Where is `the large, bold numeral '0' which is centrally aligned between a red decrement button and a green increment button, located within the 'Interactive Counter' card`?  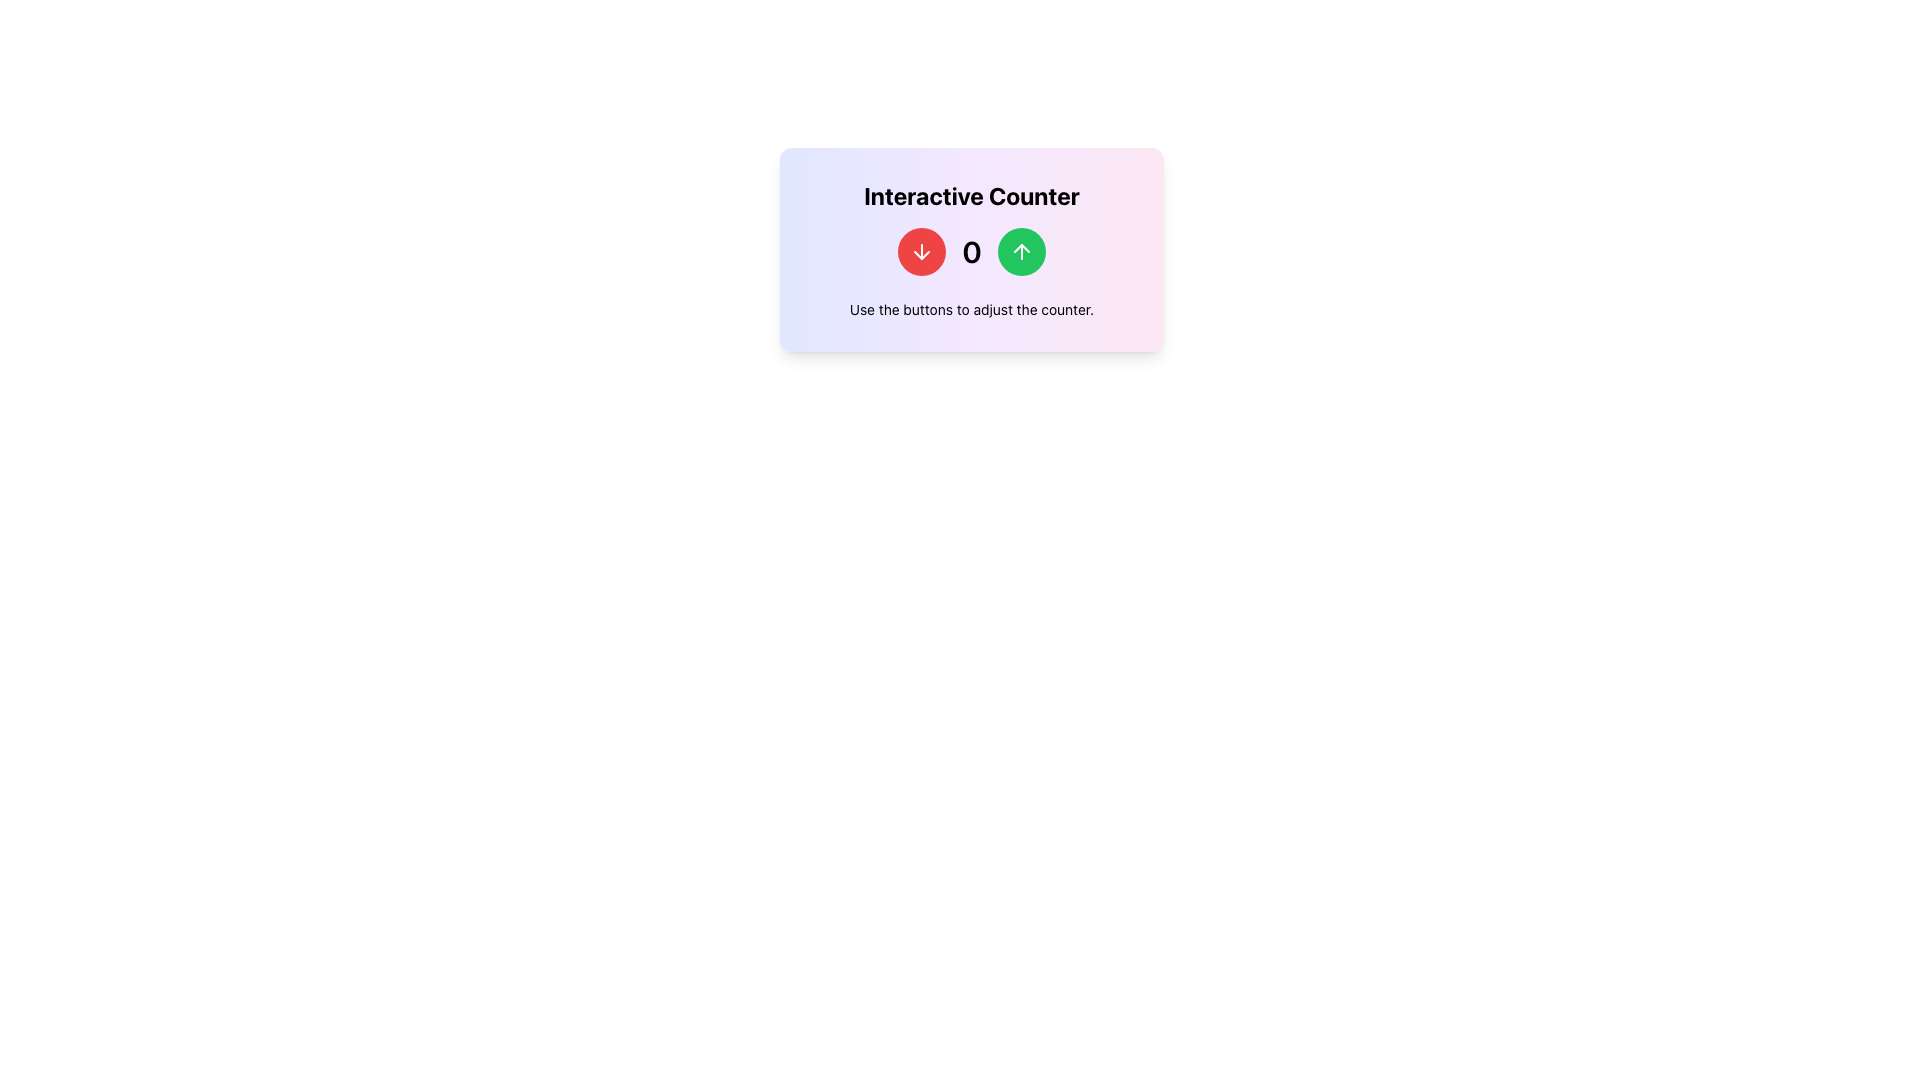
the large, bold numeral '0' which is centrally aligned between a red decrement button and a green increment button, located within the 'Interactive Counter' card is located at coordinates (971, 250).